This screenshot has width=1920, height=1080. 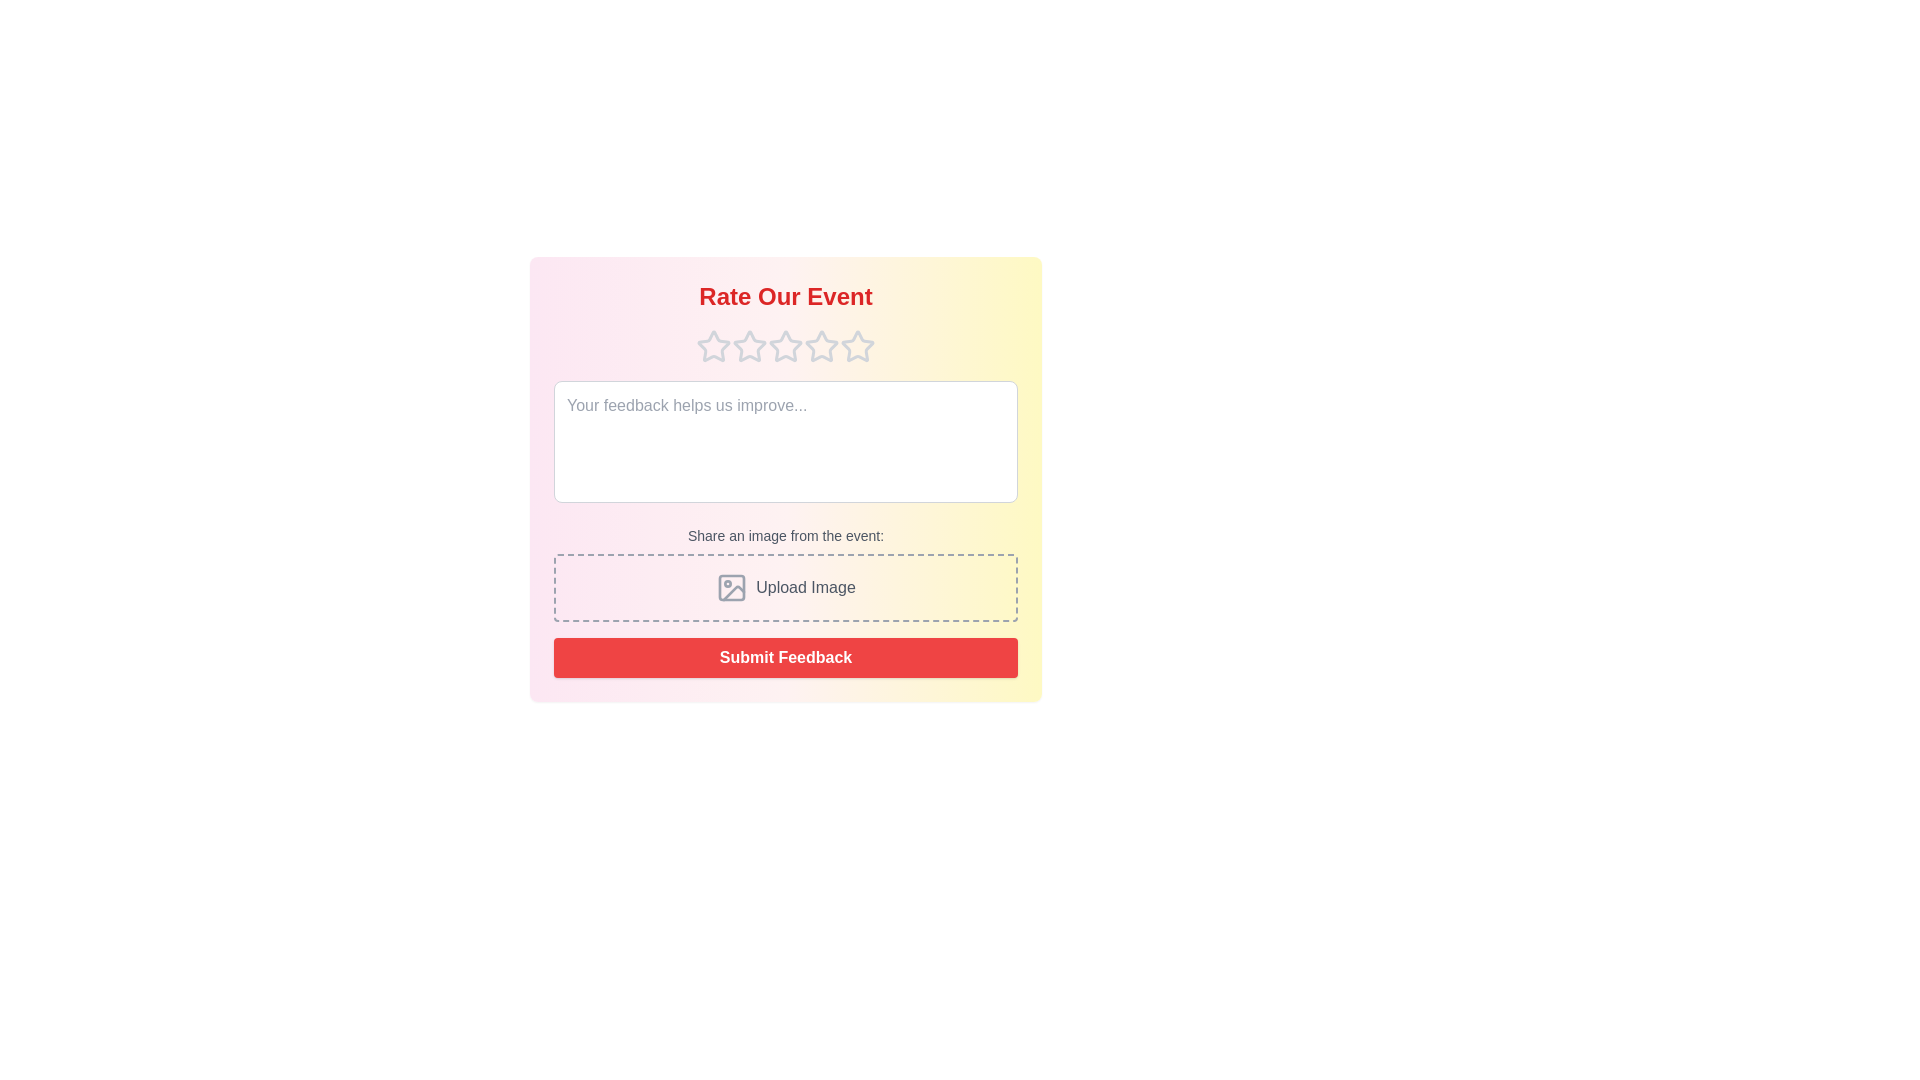 What do you see at coordinates (785, 586) in the screenshot?
I see `the 'Upload Image' section` at bounding box center [785, 586].